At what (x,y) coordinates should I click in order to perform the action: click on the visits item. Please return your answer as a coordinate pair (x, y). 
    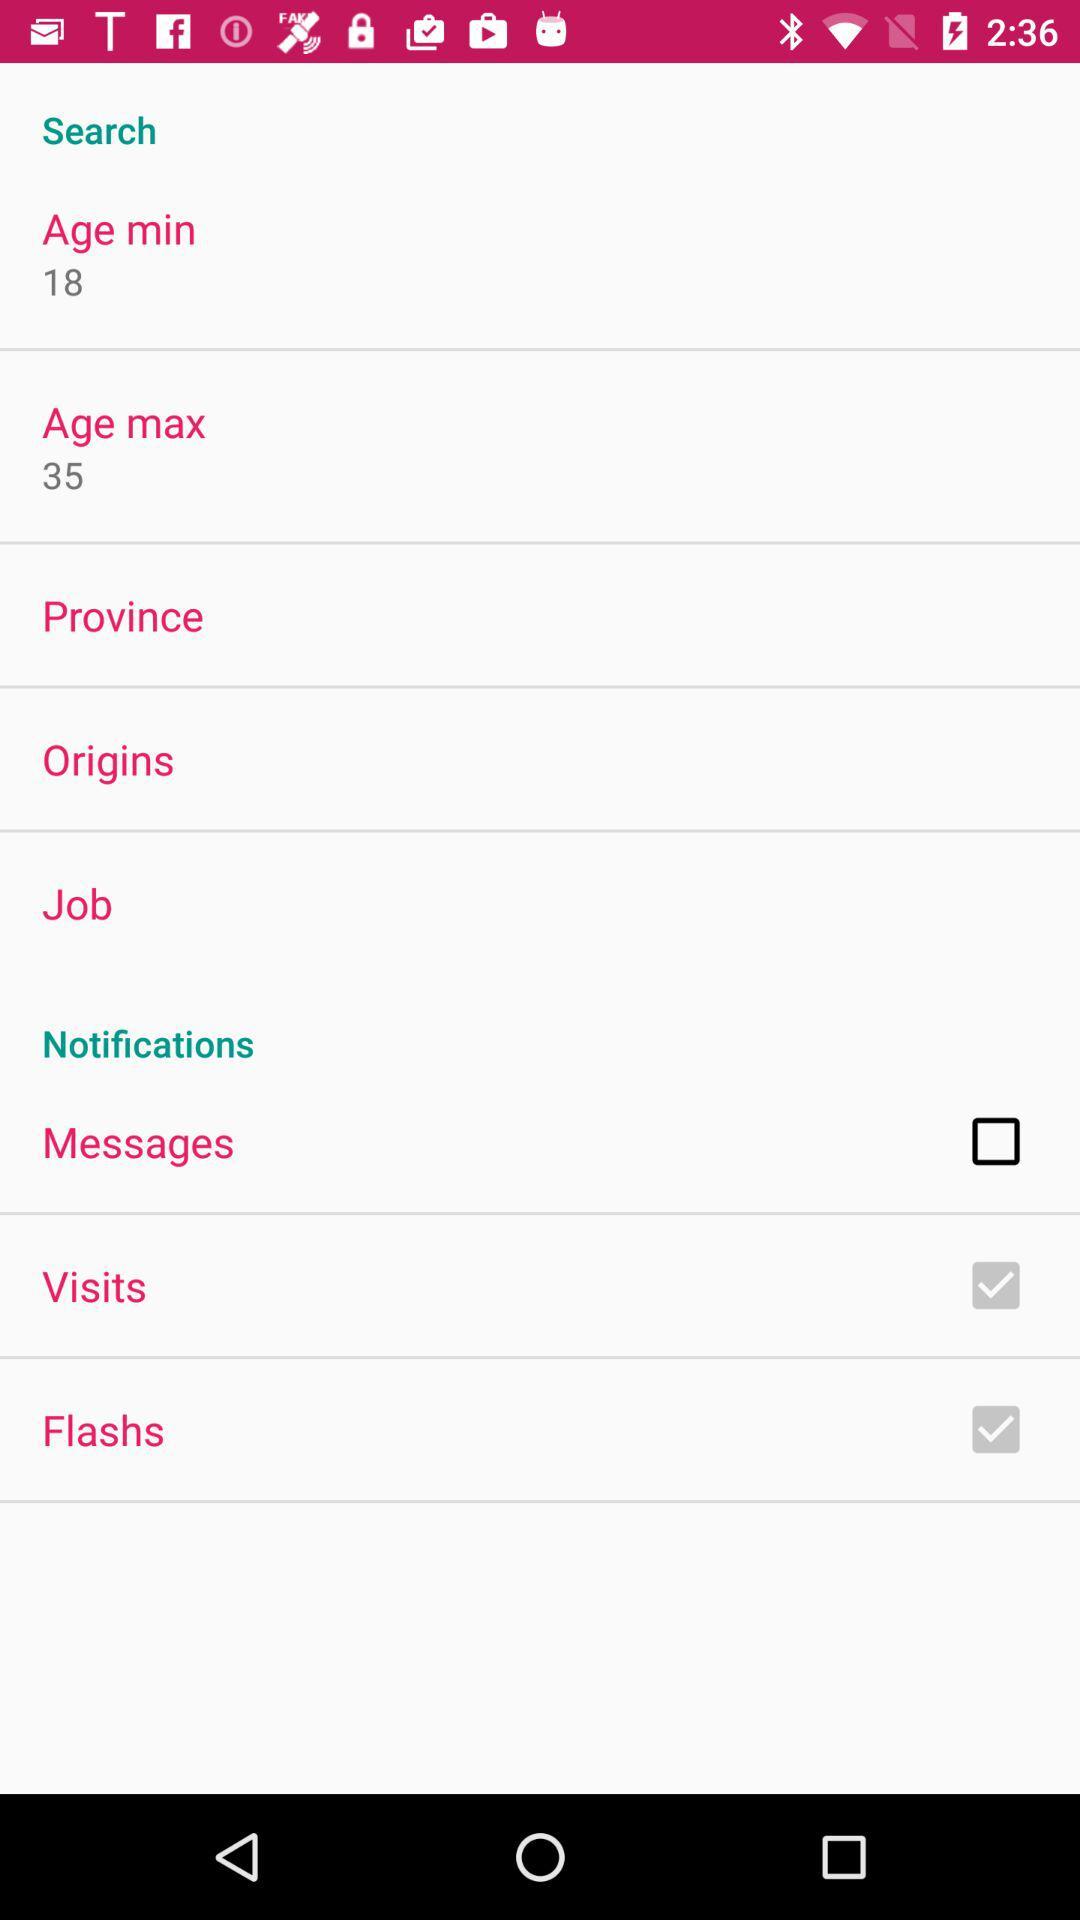
    Looking at the image, I should click on (94, 1285).